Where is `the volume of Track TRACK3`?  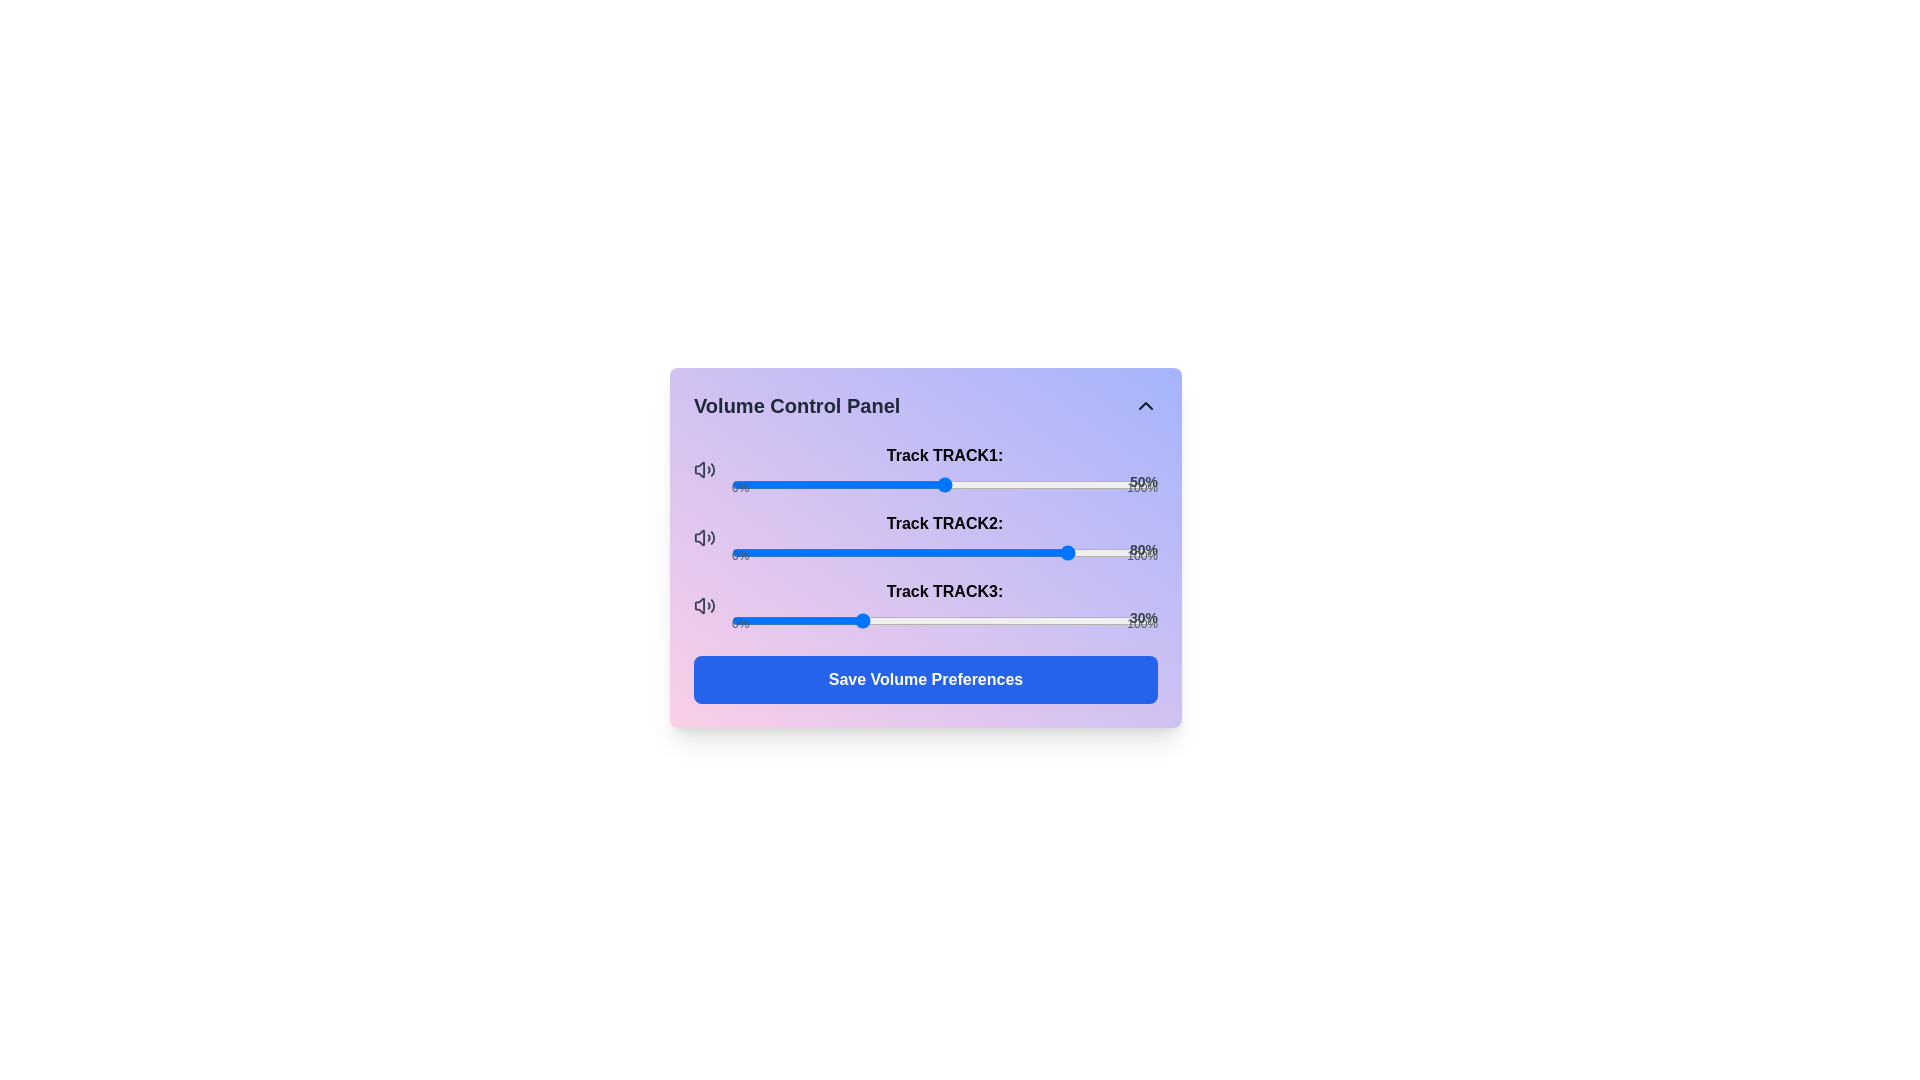 the volume of Track TRACK3 is located at coordinates (790, 620).